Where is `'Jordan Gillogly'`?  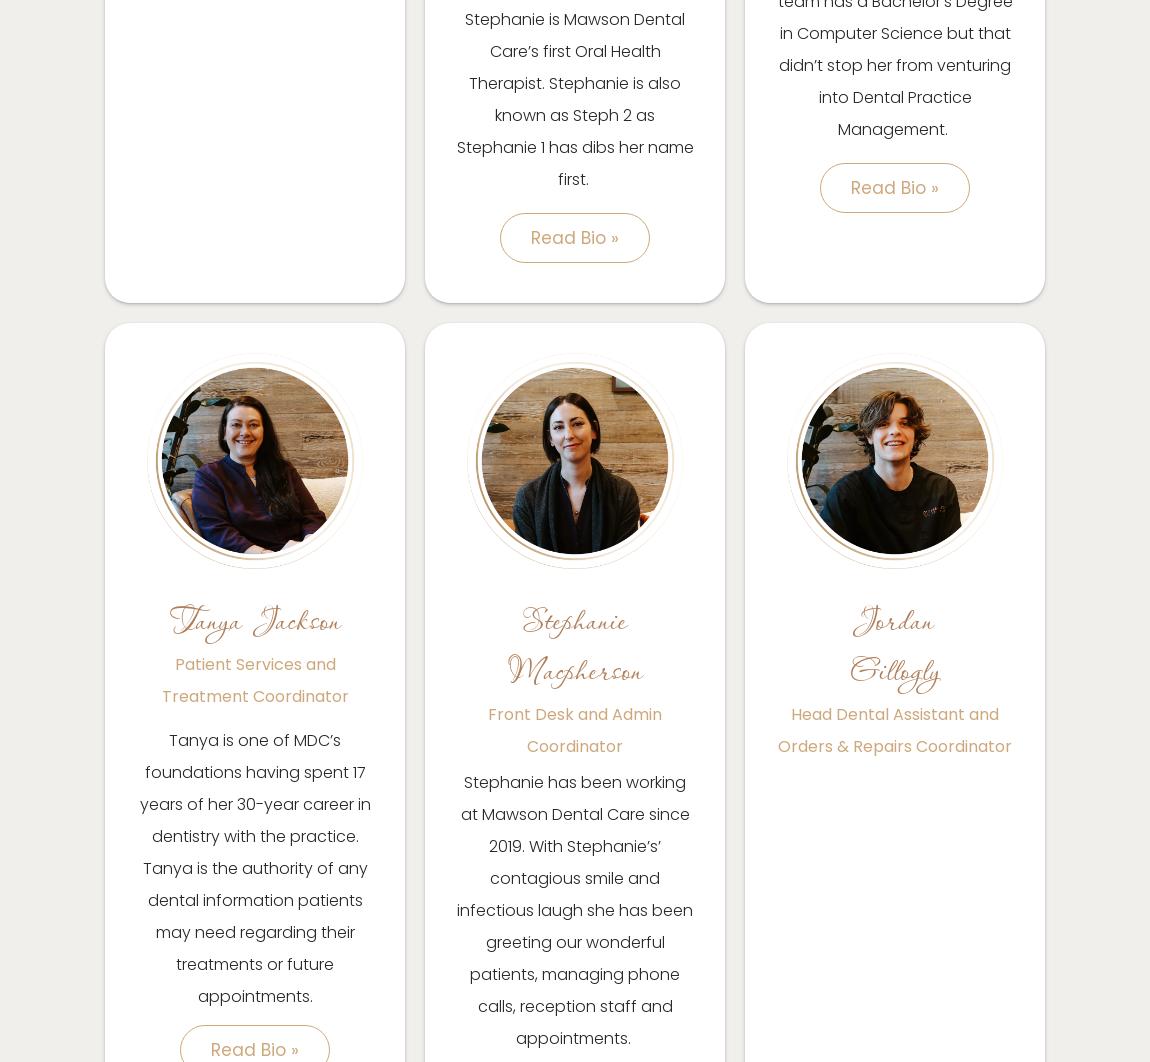 'Jordan Gillogly' is located at coordinates (894, 643).